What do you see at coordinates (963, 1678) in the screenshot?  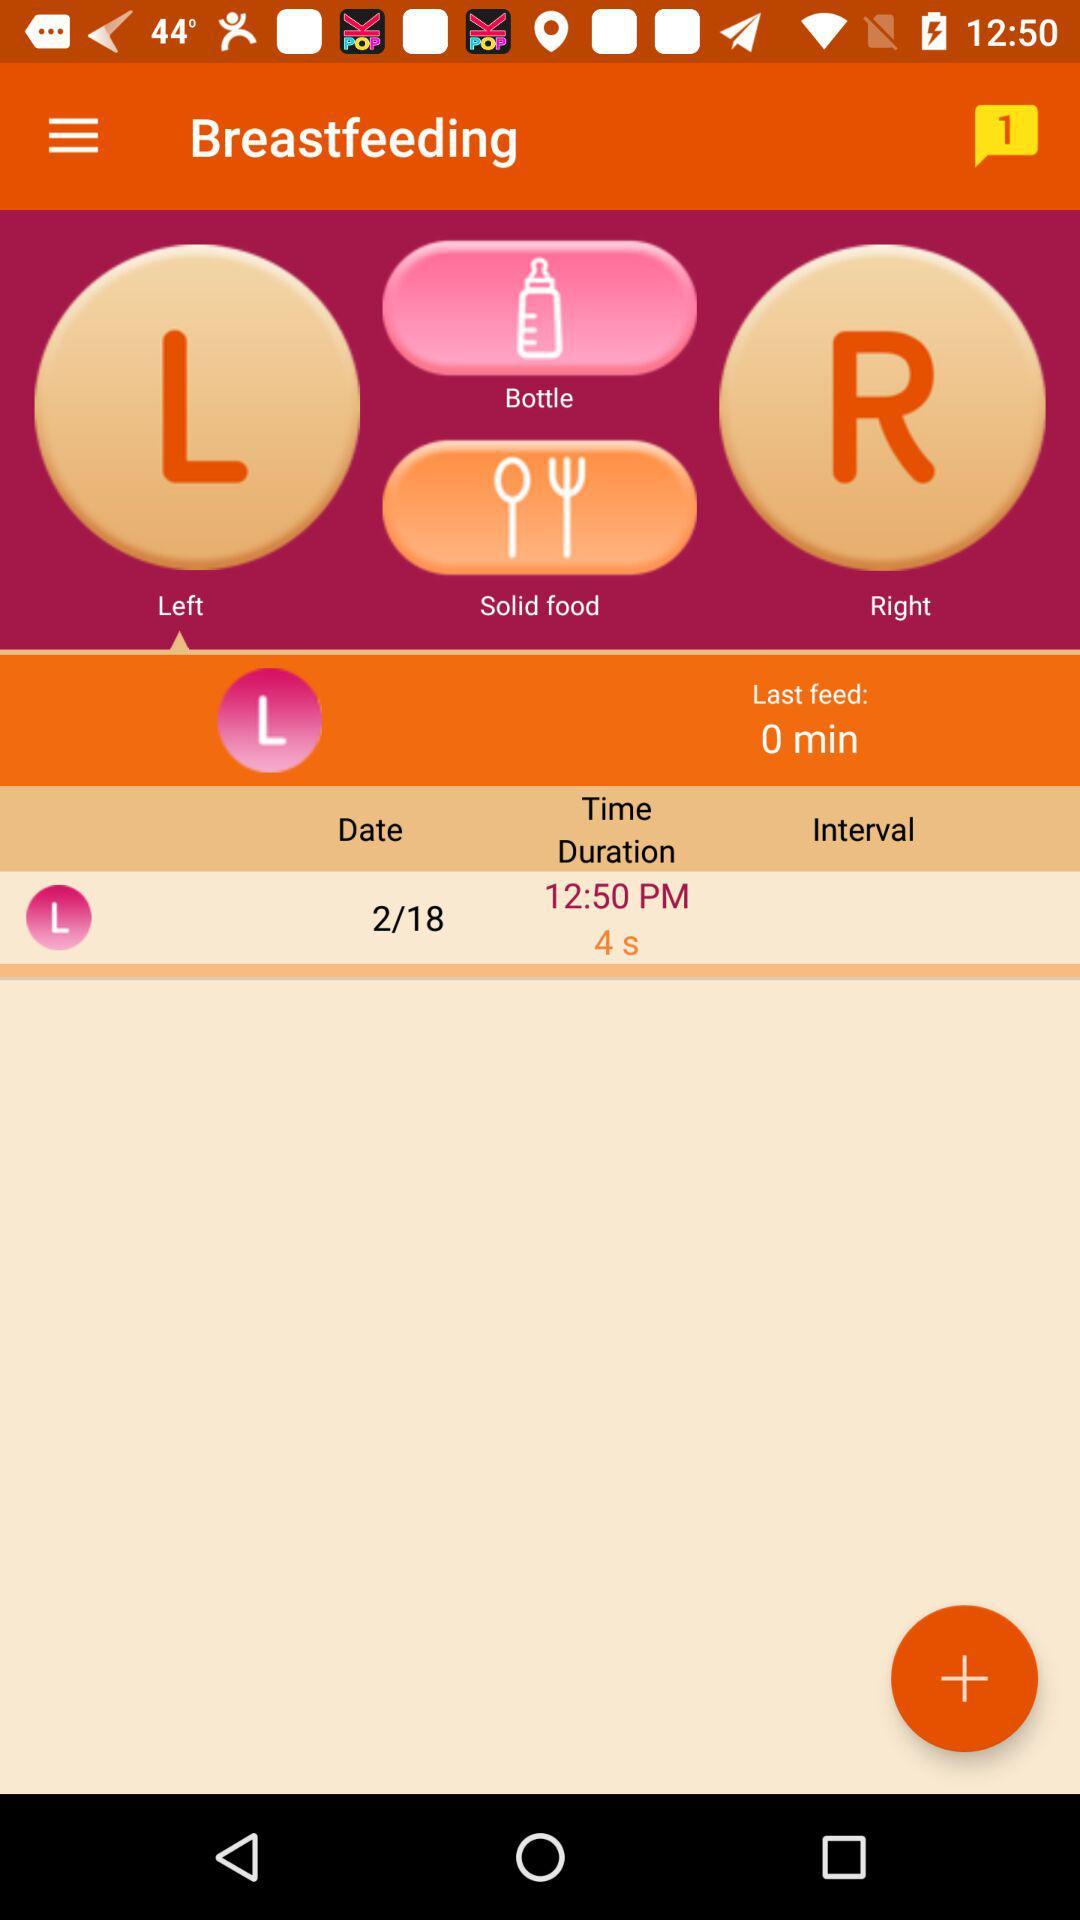 I see `the add icon` at bounding box center [963, 1678].